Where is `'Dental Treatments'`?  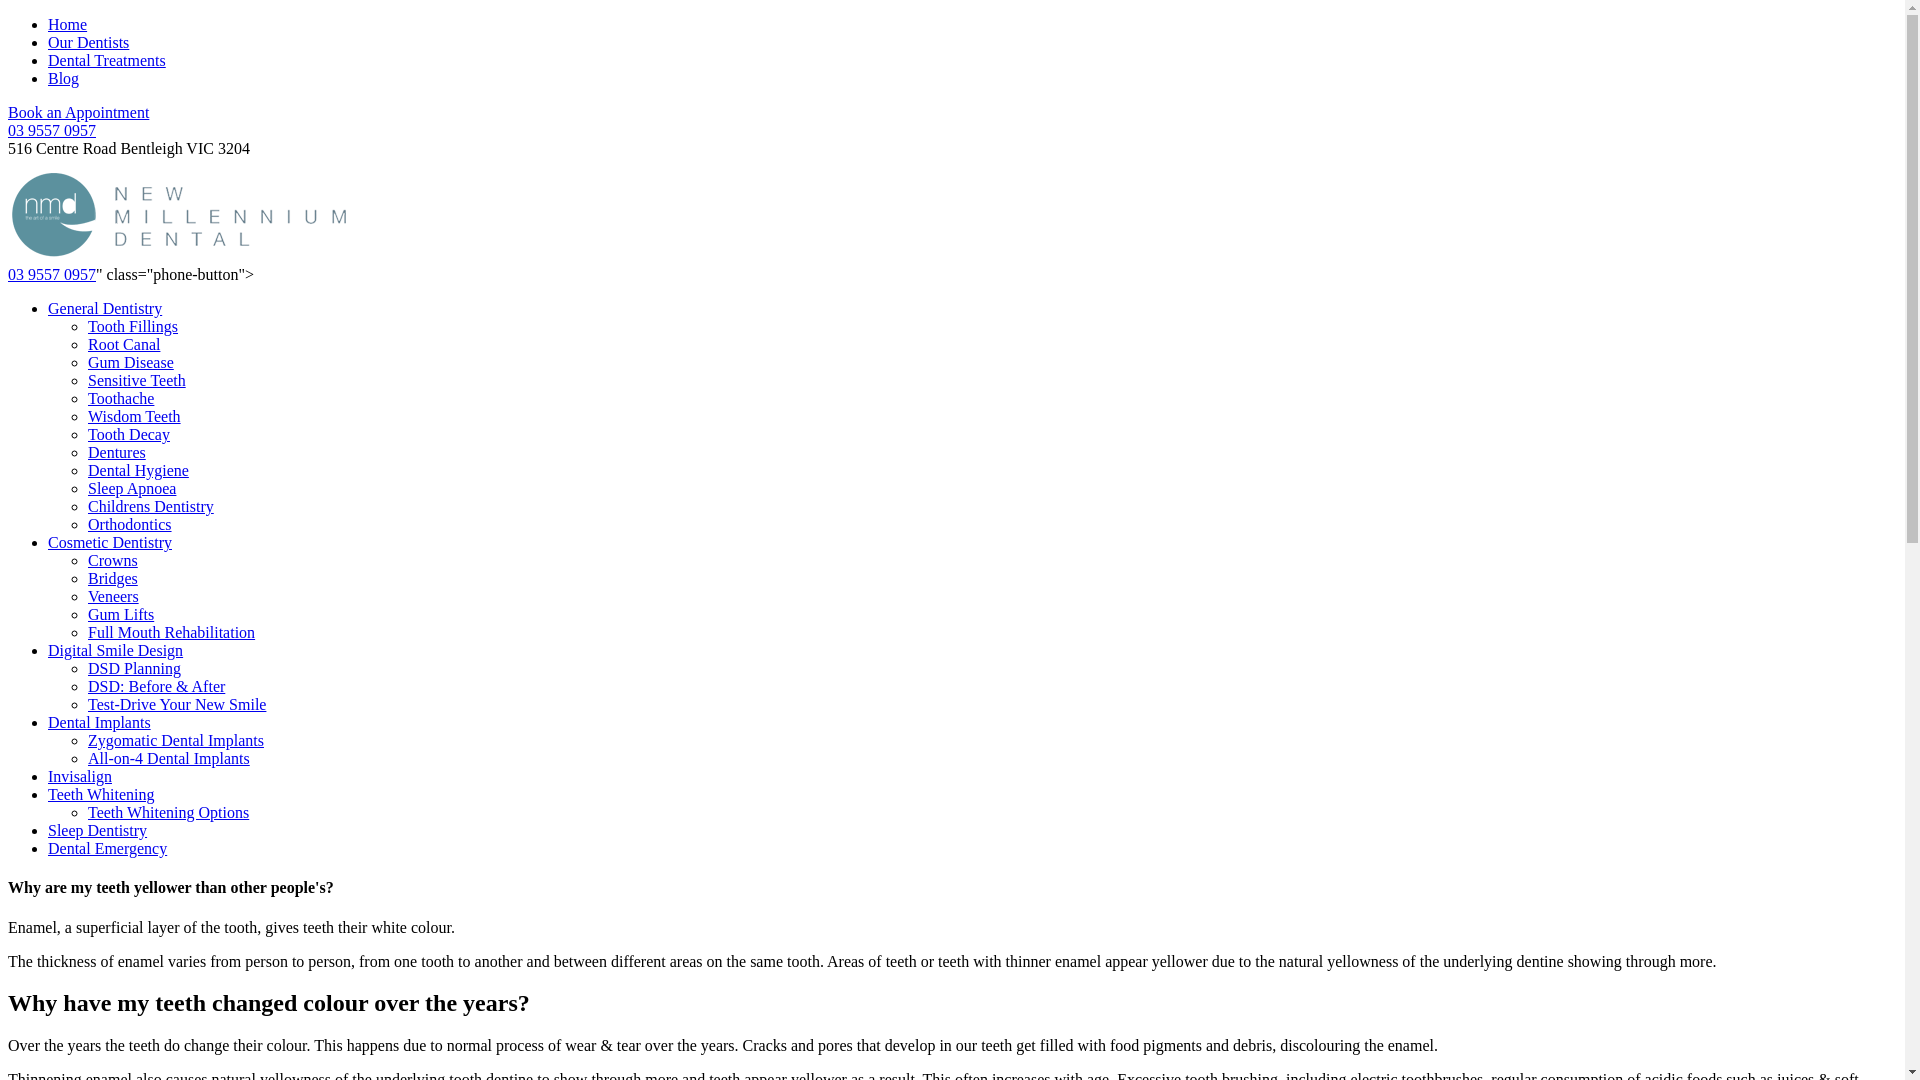 'Dental Treatments' is located at coordinates (105, 59).